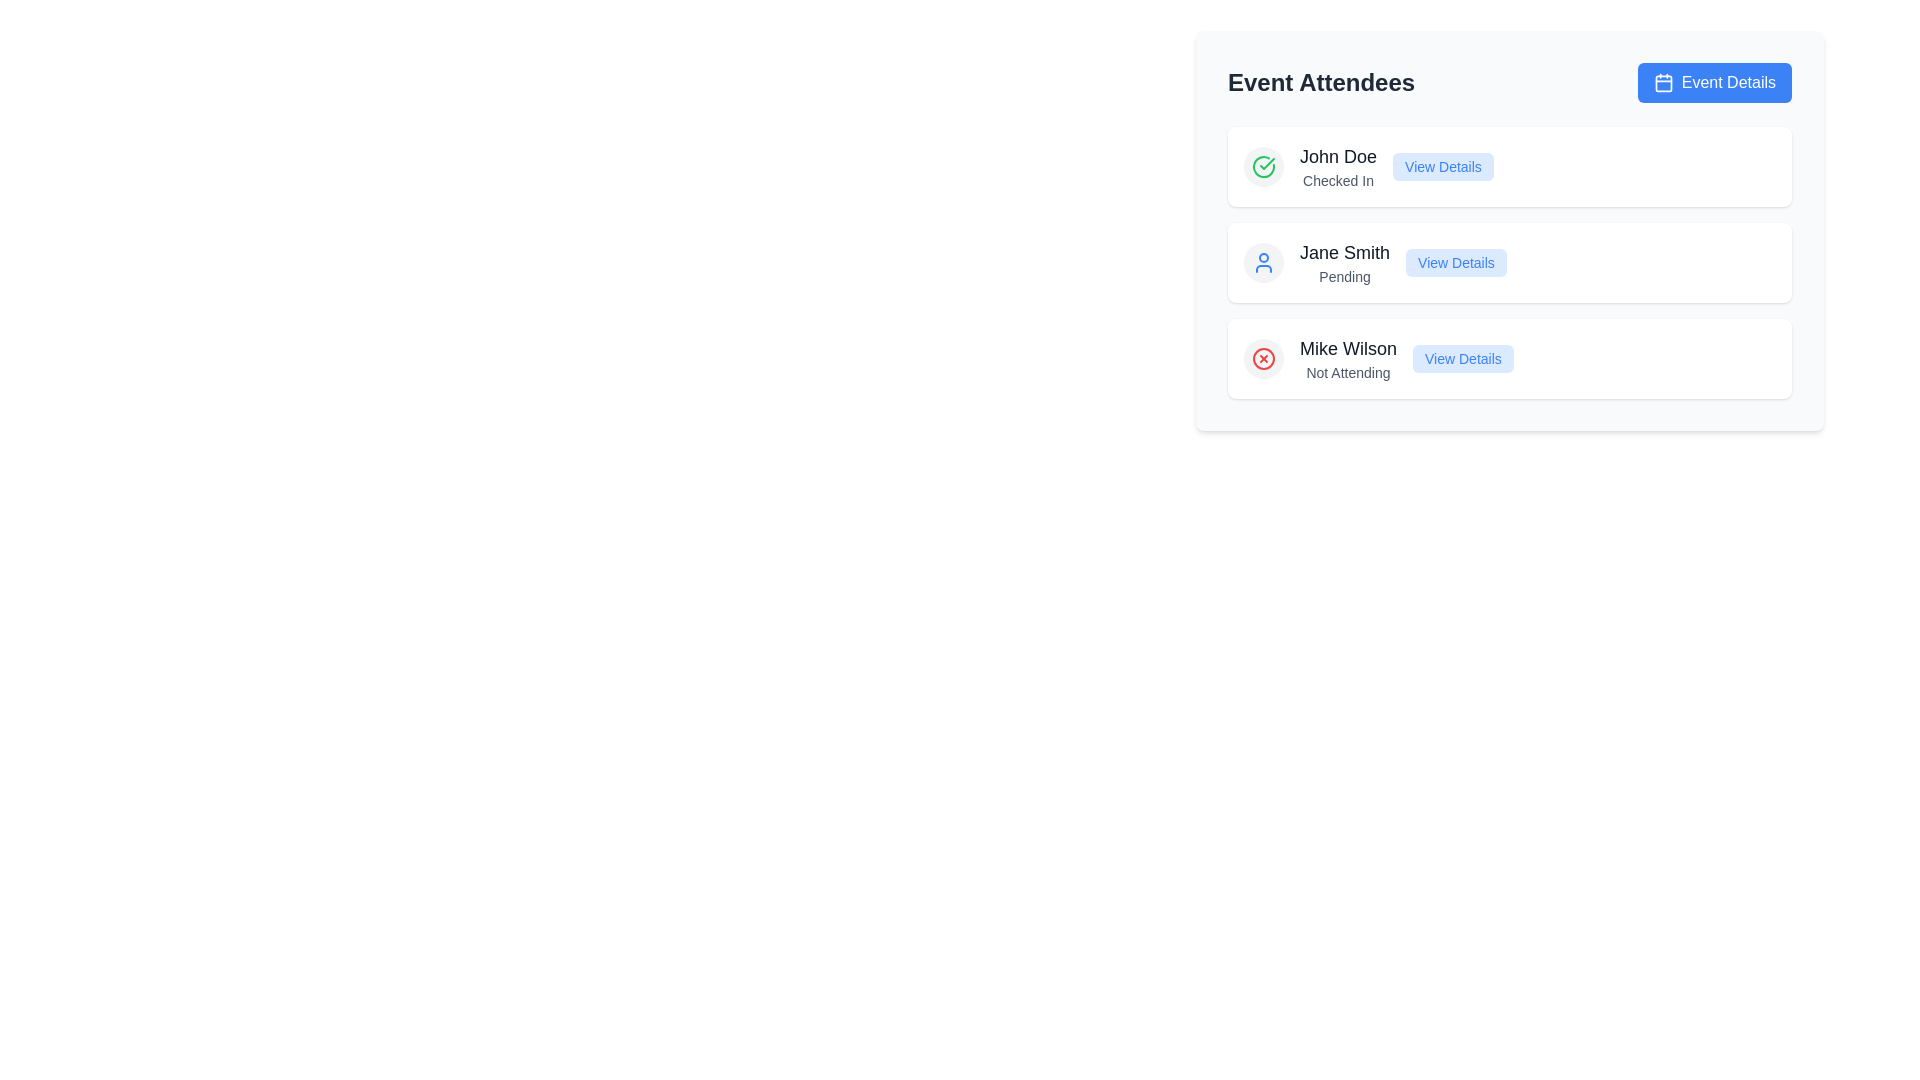  What do you see at coordinates (1463, 357) in the screenshot?
I see `the button located at the right end of the row for 'Mike Wilson - Not Attending' in the 'Event Attendees' section` at bounding box center [1463, 357].